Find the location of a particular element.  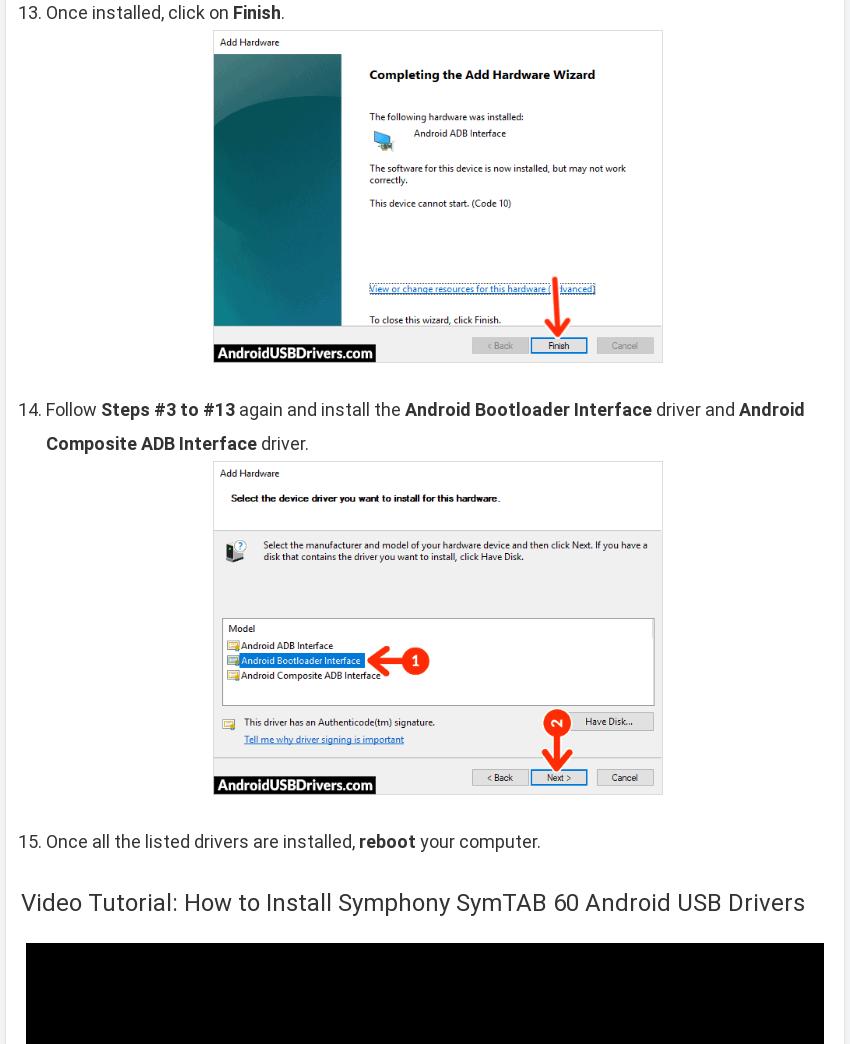

'Steps #3 to #13' is located at coordinates (167, 408).